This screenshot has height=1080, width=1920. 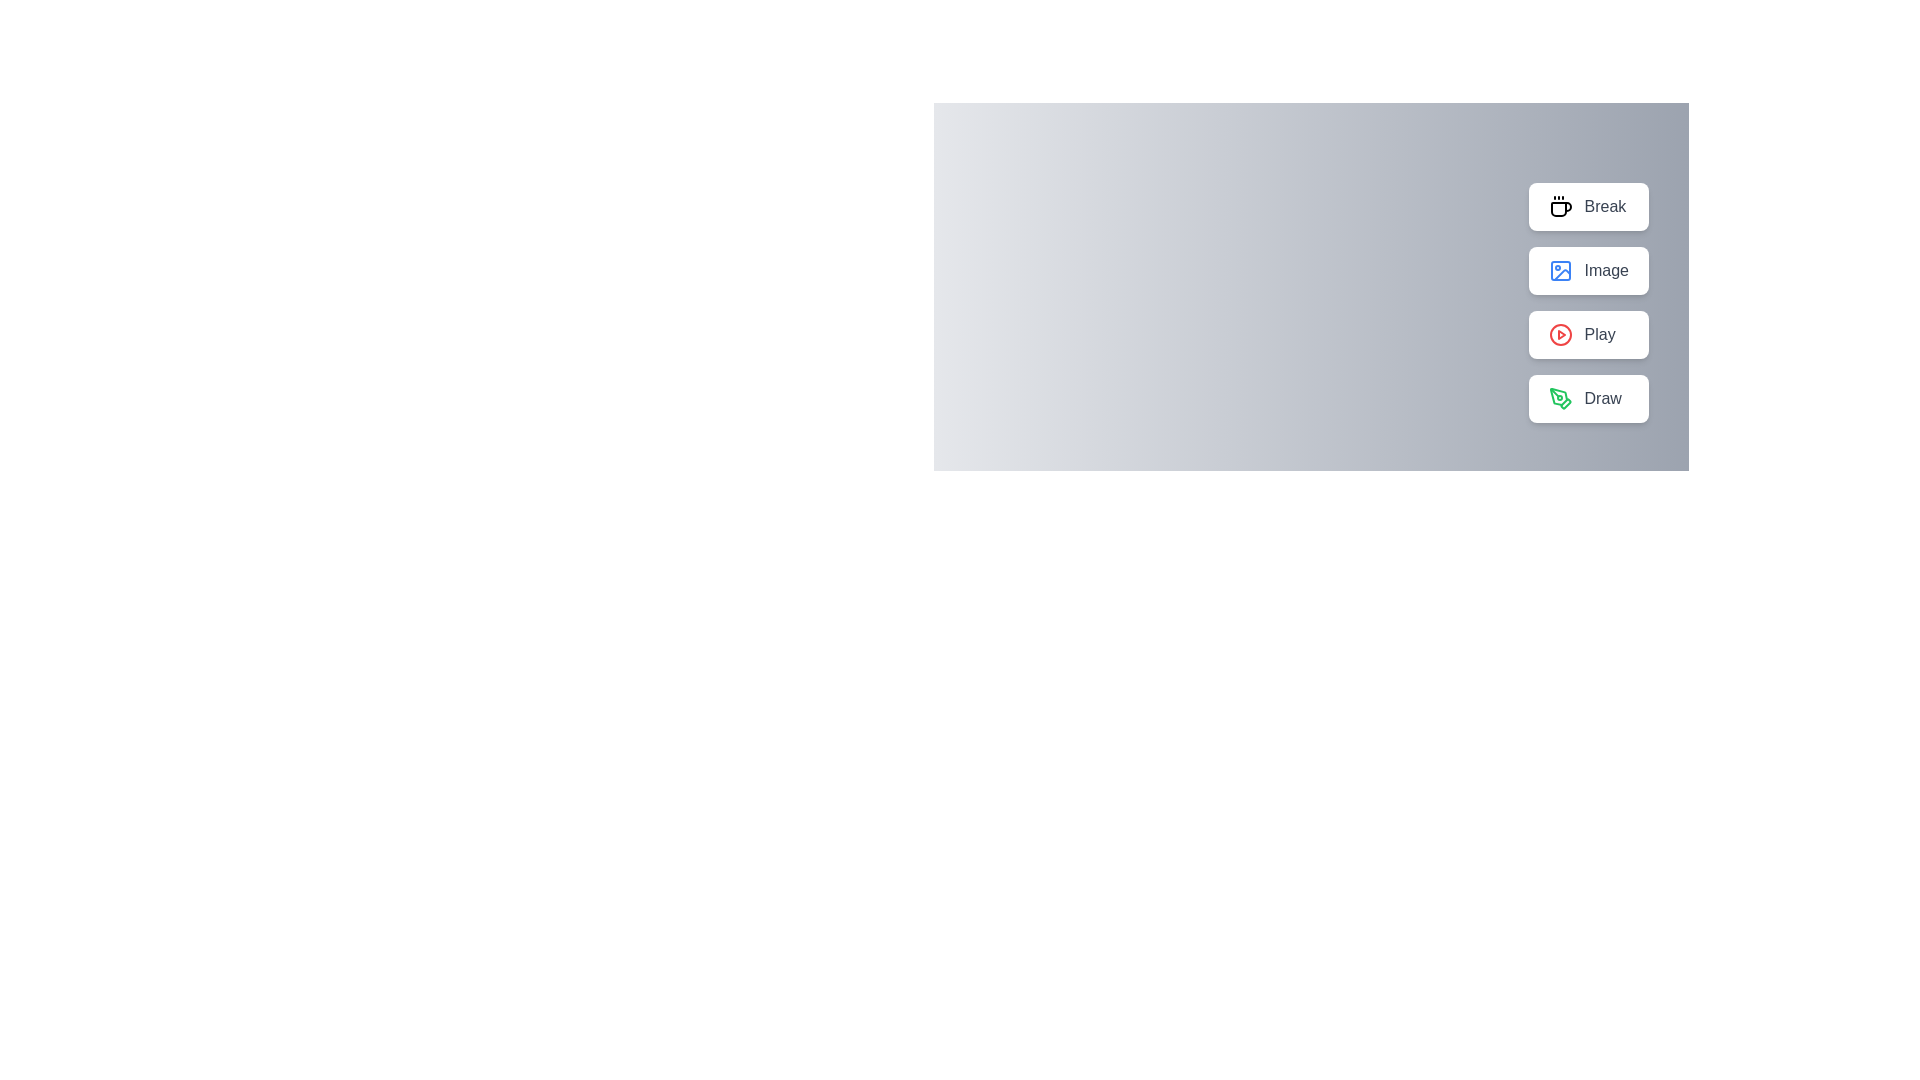 What do you see at coordinates (1587, 270) in the screenshot?
I see `the button labeled Image to inspect its icon and label` at bounding box center [1587, 270].